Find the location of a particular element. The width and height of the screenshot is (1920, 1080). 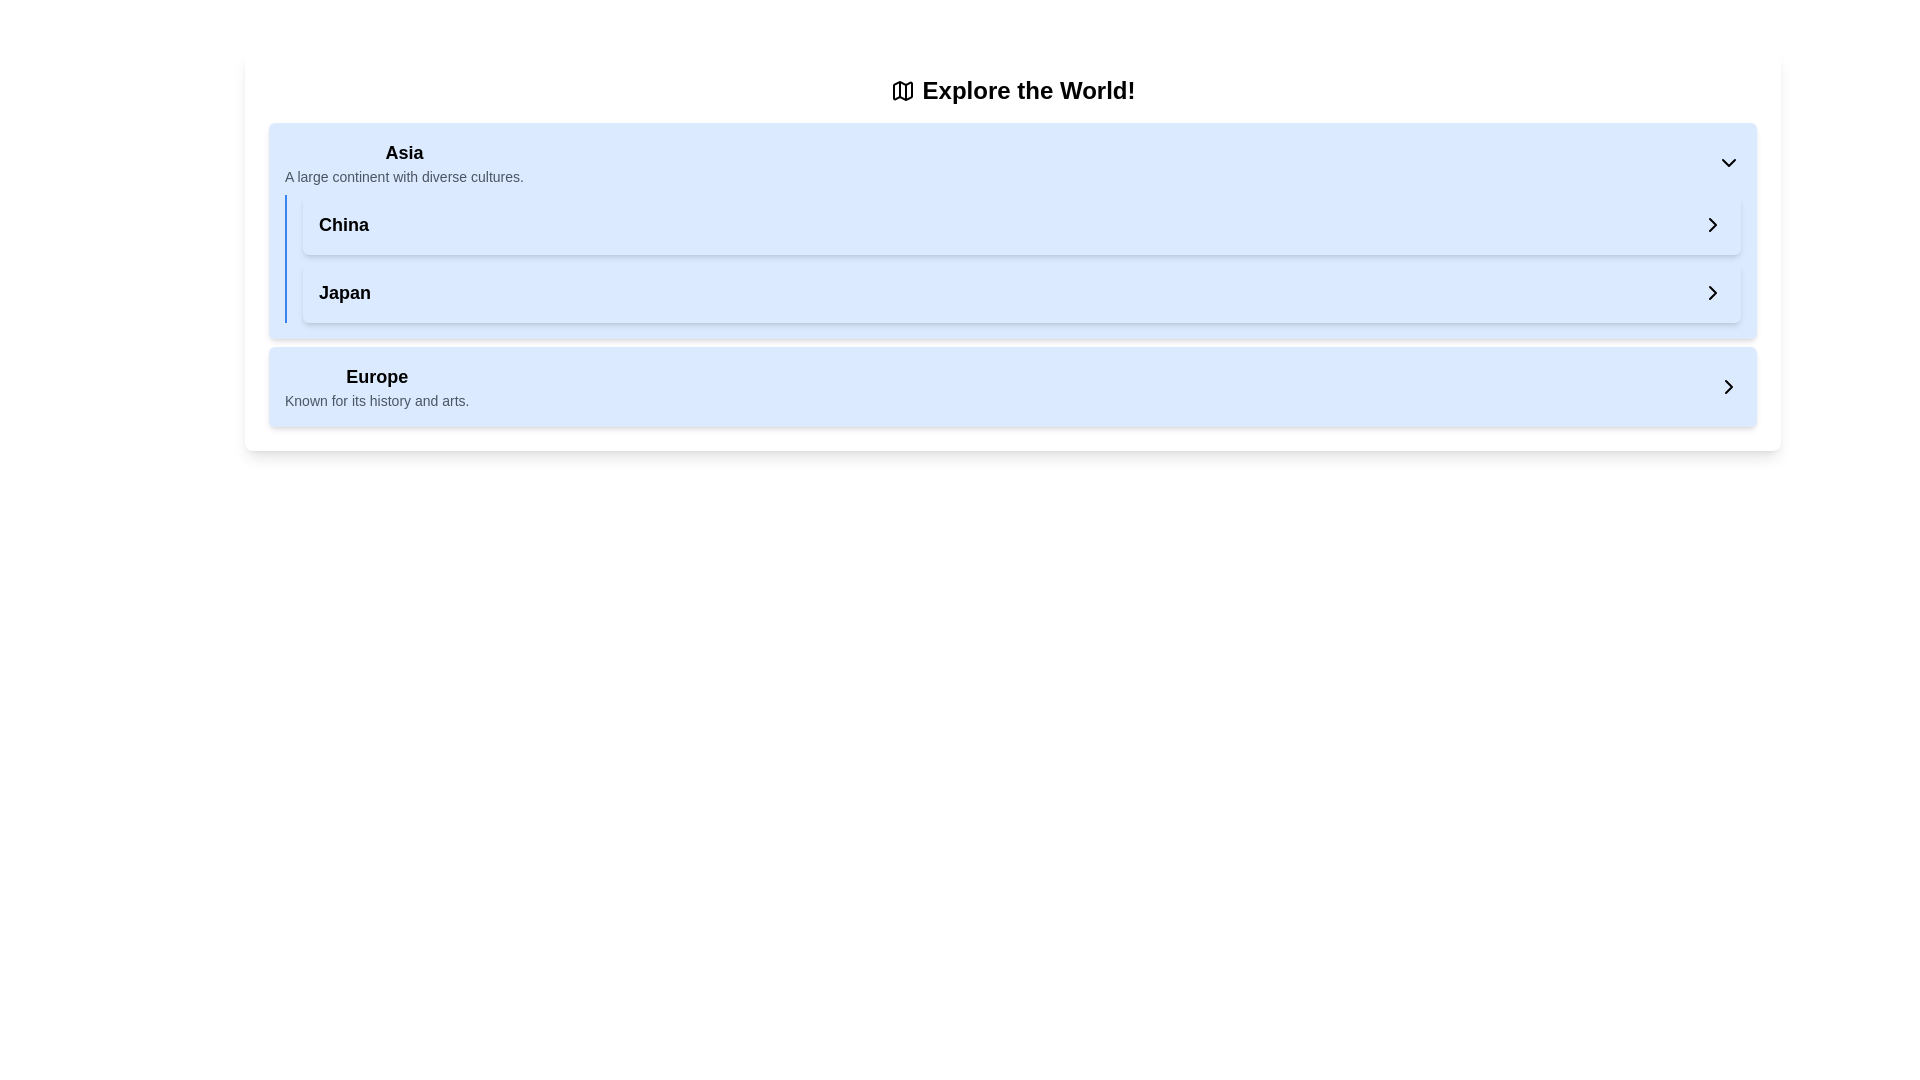

the Chevron Down icon associated with the 'Asia' section in the 'Explore the World!' interface is located at coordinates (1727, 161).